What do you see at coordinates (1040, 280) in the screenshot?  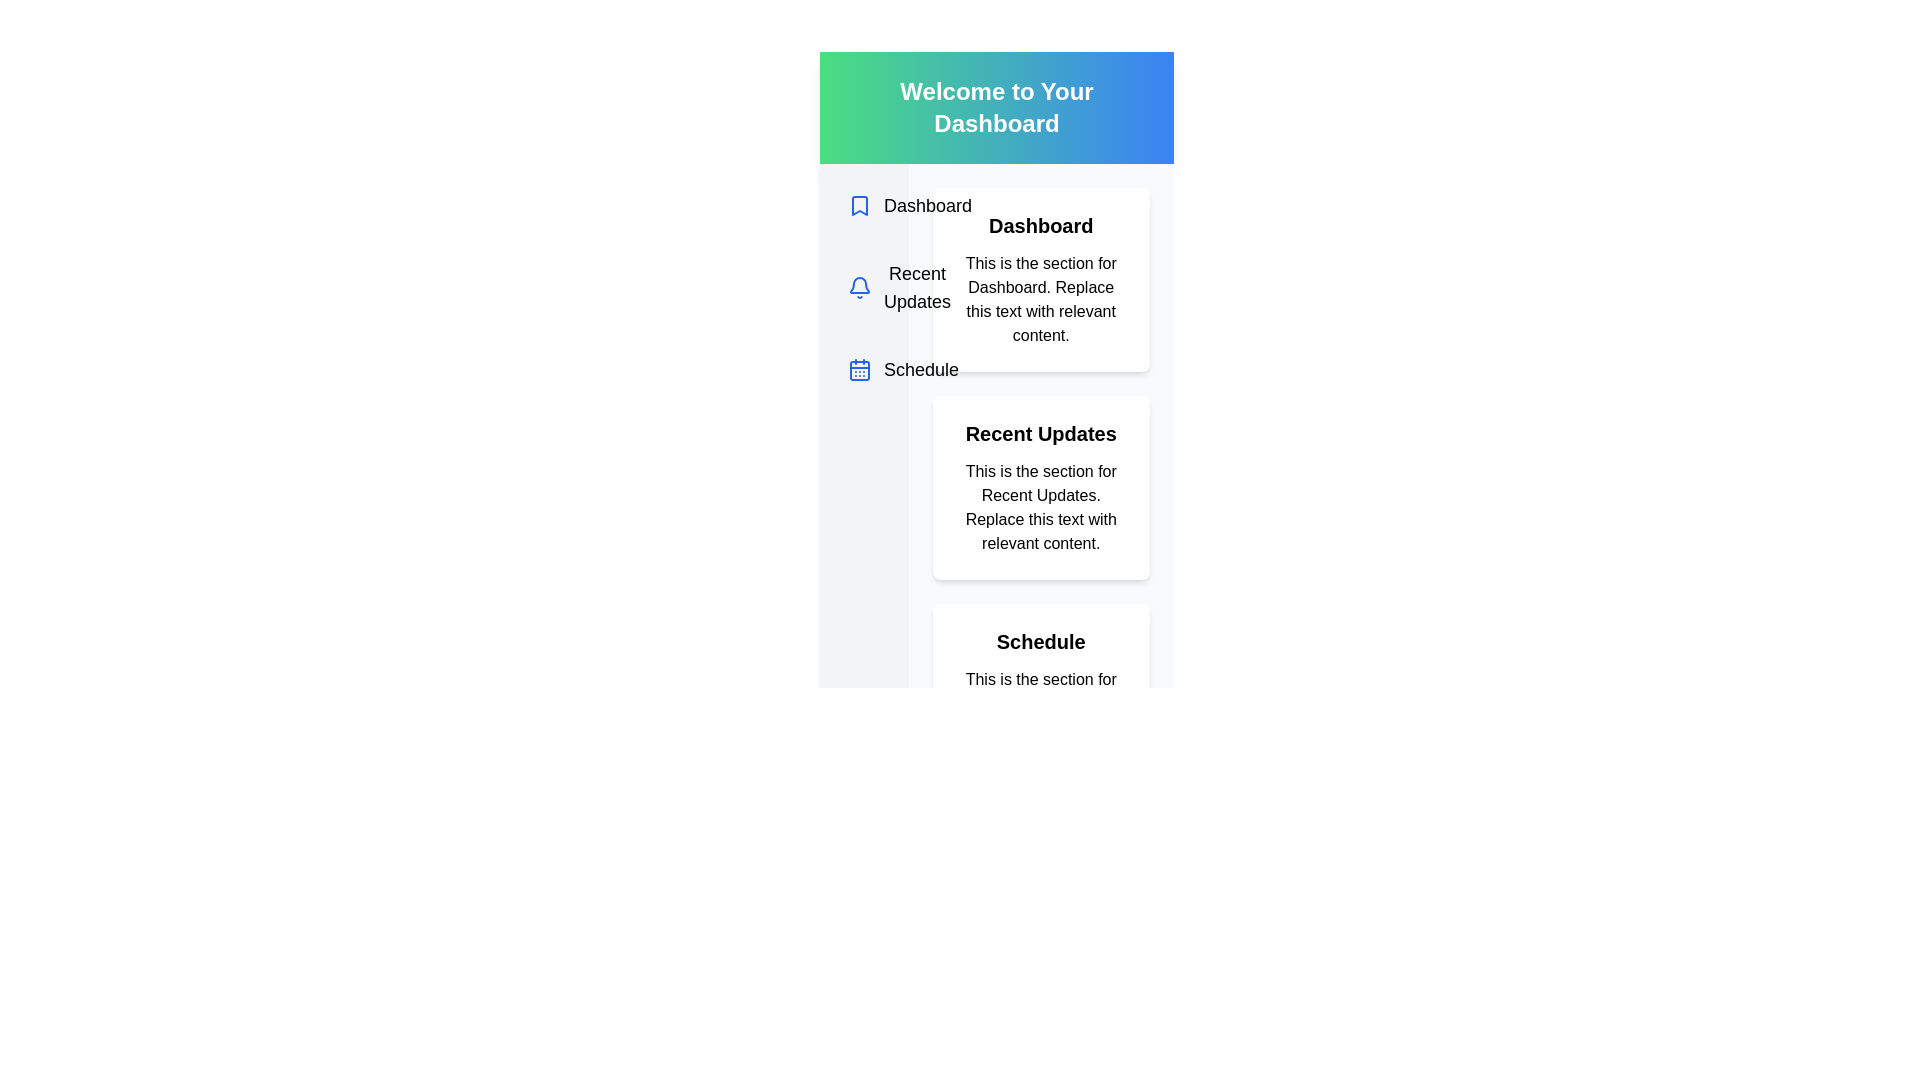 I see `the 'Dashboard' card, which is a rectangular box with a white background and rounded corners, located at the top of a vertical stack of sections in the main content area` at bounding box center [1040, 280].